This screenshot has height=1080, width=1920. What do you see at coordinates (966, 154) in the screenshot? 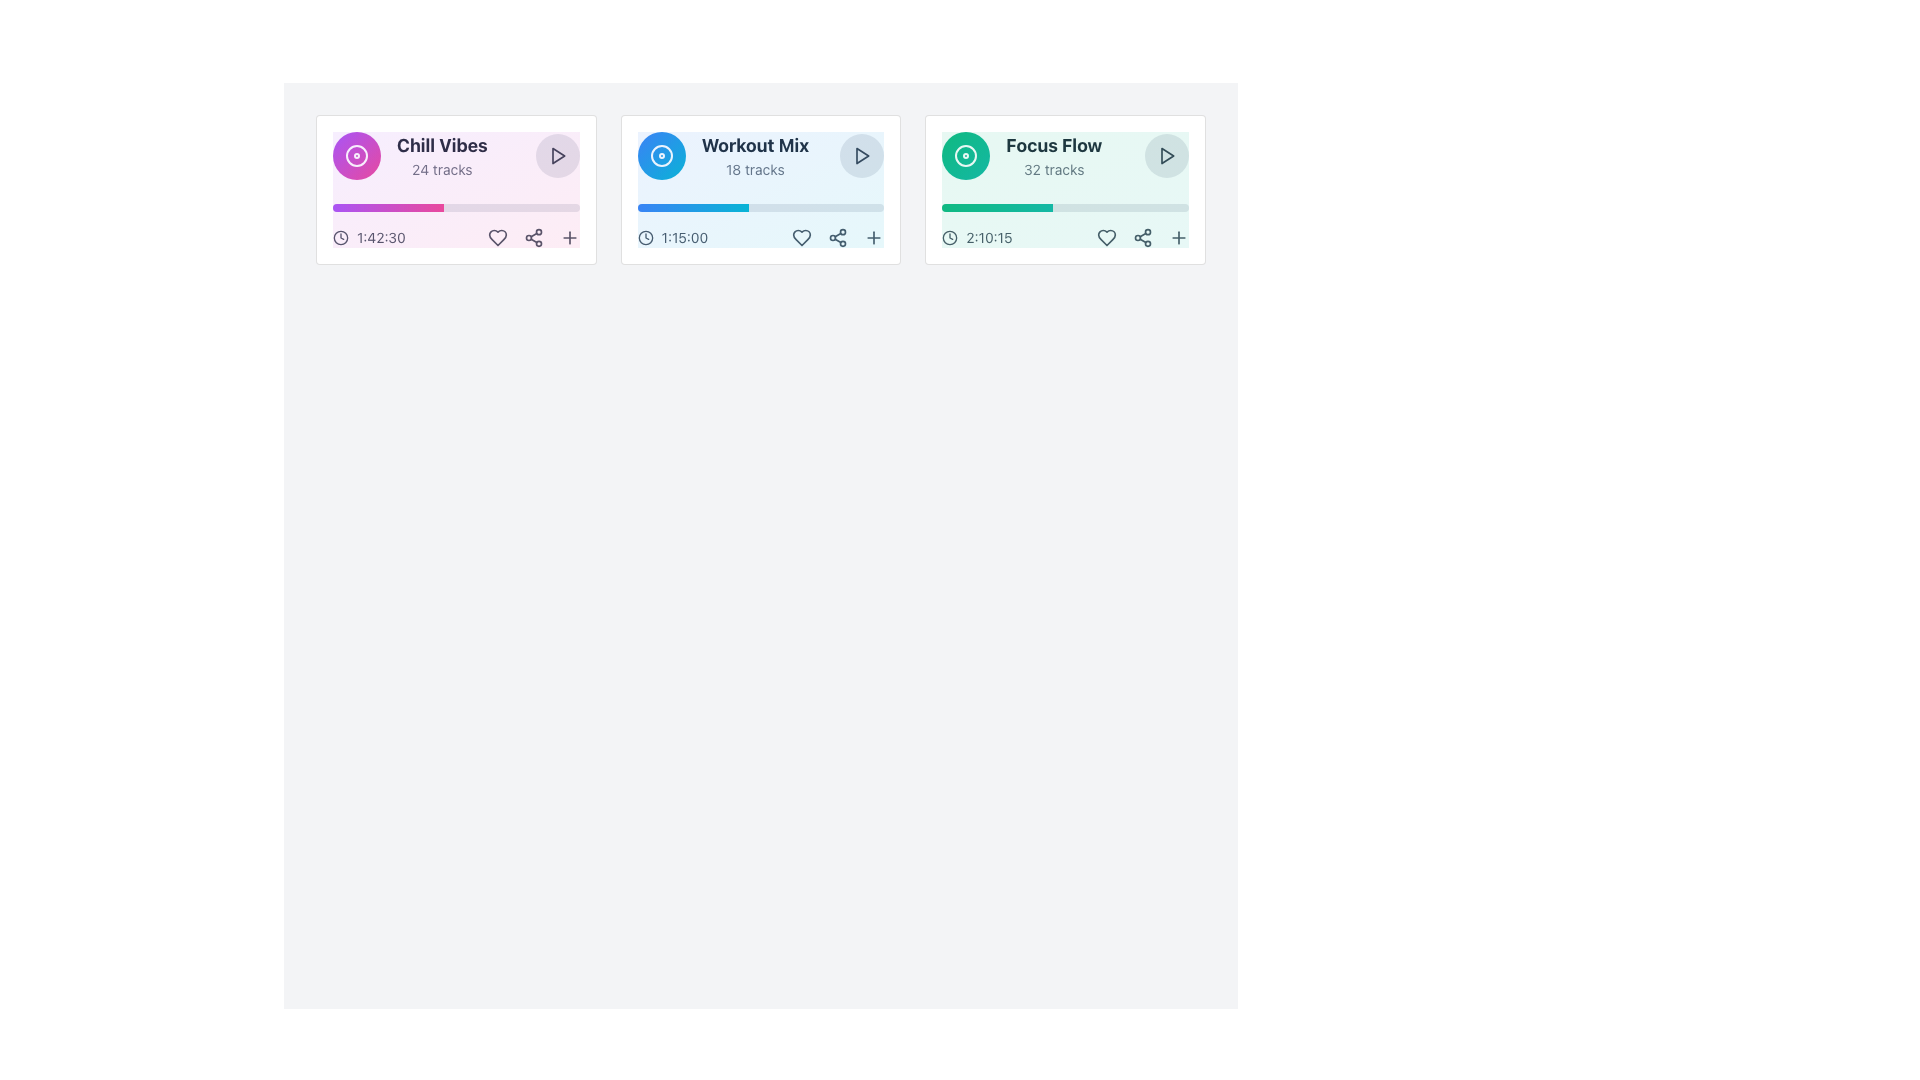
I see `the spinning white-and-green circular icon located in the top center of the 'Focus Flow' card with 32 tracks` at bounding box center [966, 154].